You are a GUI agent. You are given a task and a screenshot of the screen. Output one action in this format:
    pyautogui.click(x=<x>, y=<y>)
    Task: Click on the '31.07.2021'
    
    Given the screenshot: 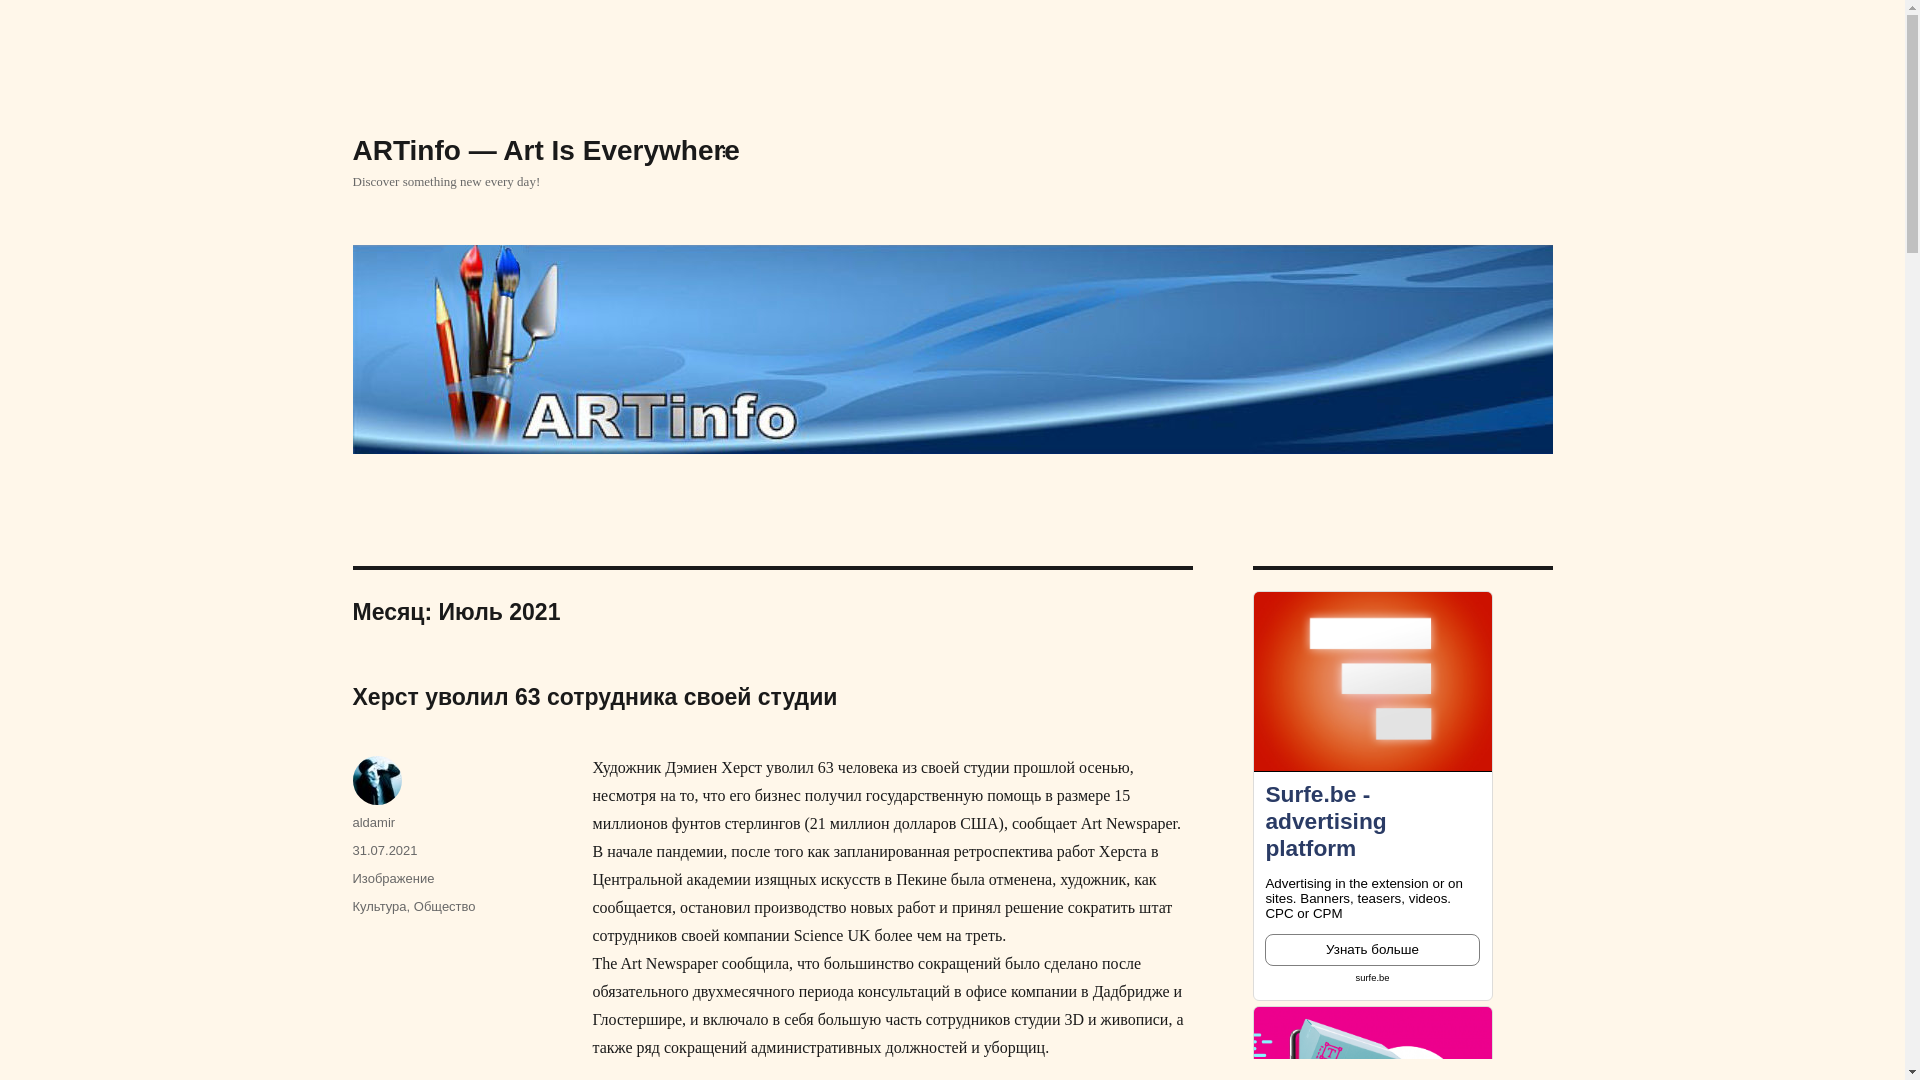 What is the action you would take?
    pyautogui.click(x=384, y=850)
    